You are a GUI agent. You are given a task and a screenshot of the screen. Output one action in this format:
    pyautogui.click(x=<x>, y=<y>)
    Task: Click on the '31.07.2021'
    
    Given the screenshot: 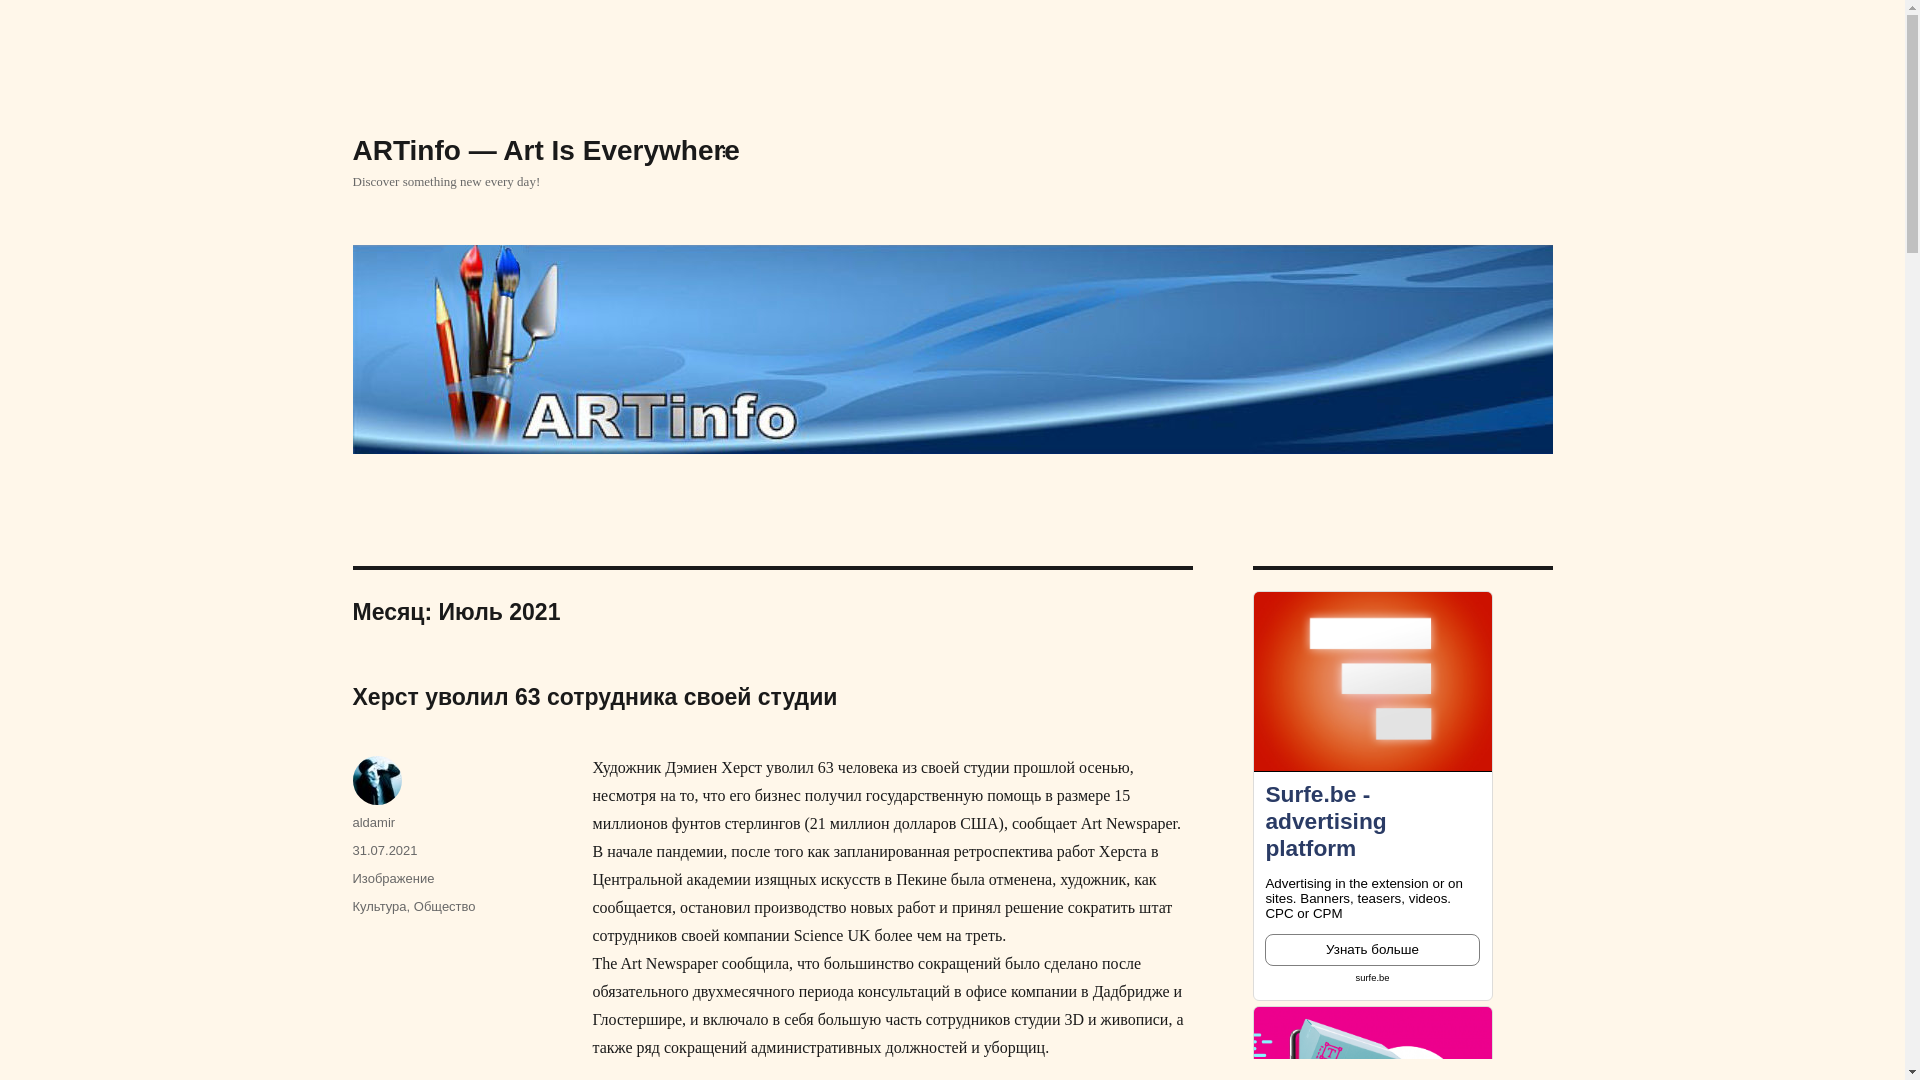 What is the action you would take?
    pyautogui.click(x=384, y=850)
    